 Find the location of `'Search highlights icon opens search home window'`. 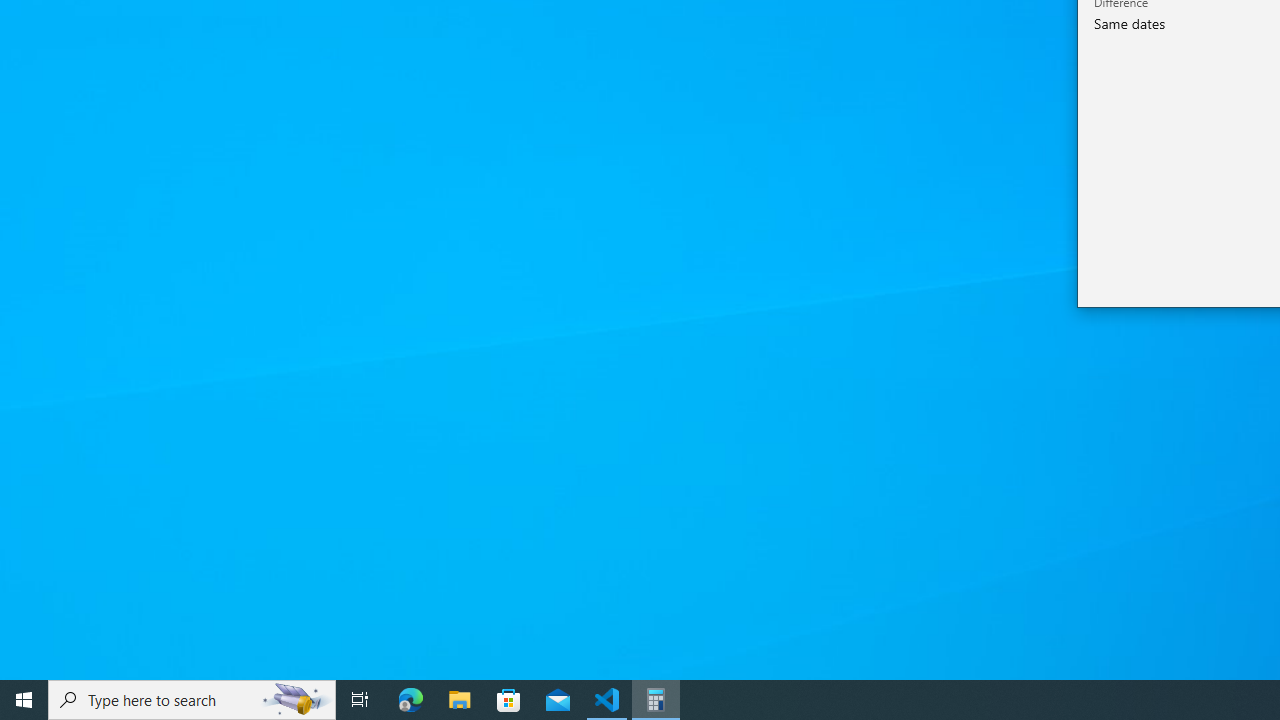

'Search highlights icon opens search home window' is located at coordinates (294, 698).